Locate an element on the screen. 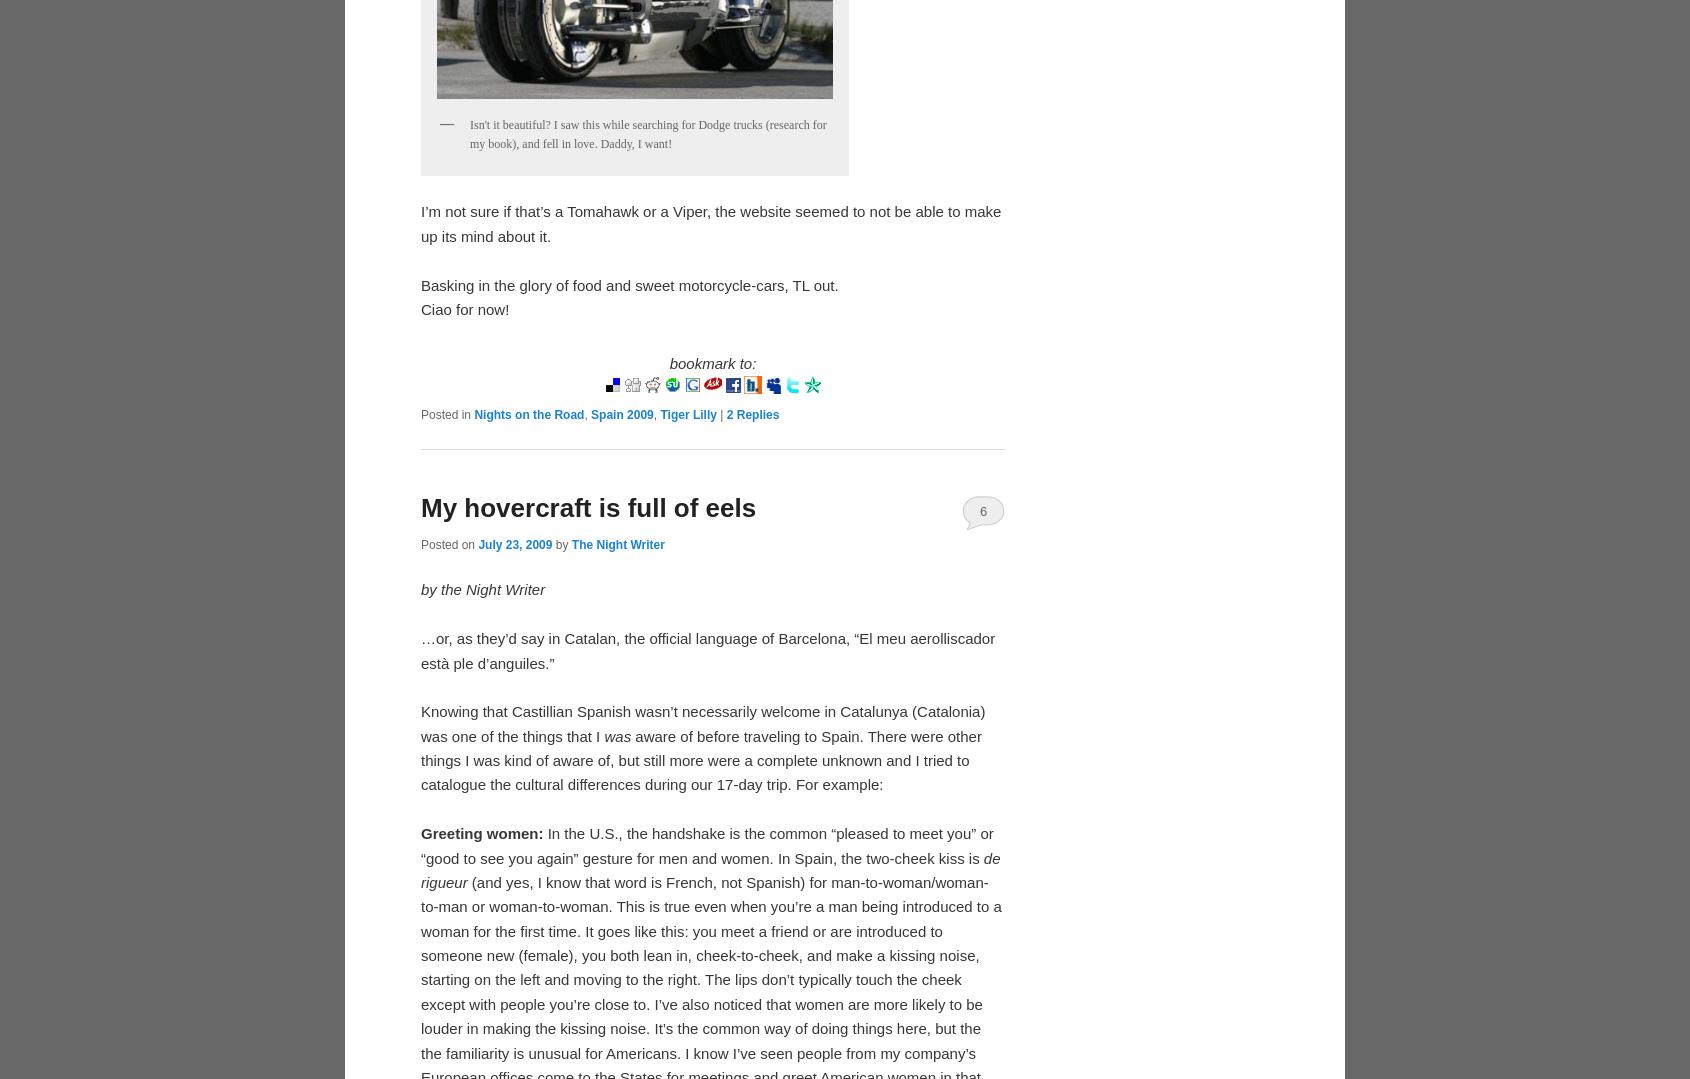 The image size is (1690, 1079). 'Isn't it beautiful? I saw this while searching for Dodge trucks (research for my book), and fell in love. Daddy, I want!' is located at coordinates (469, 133).